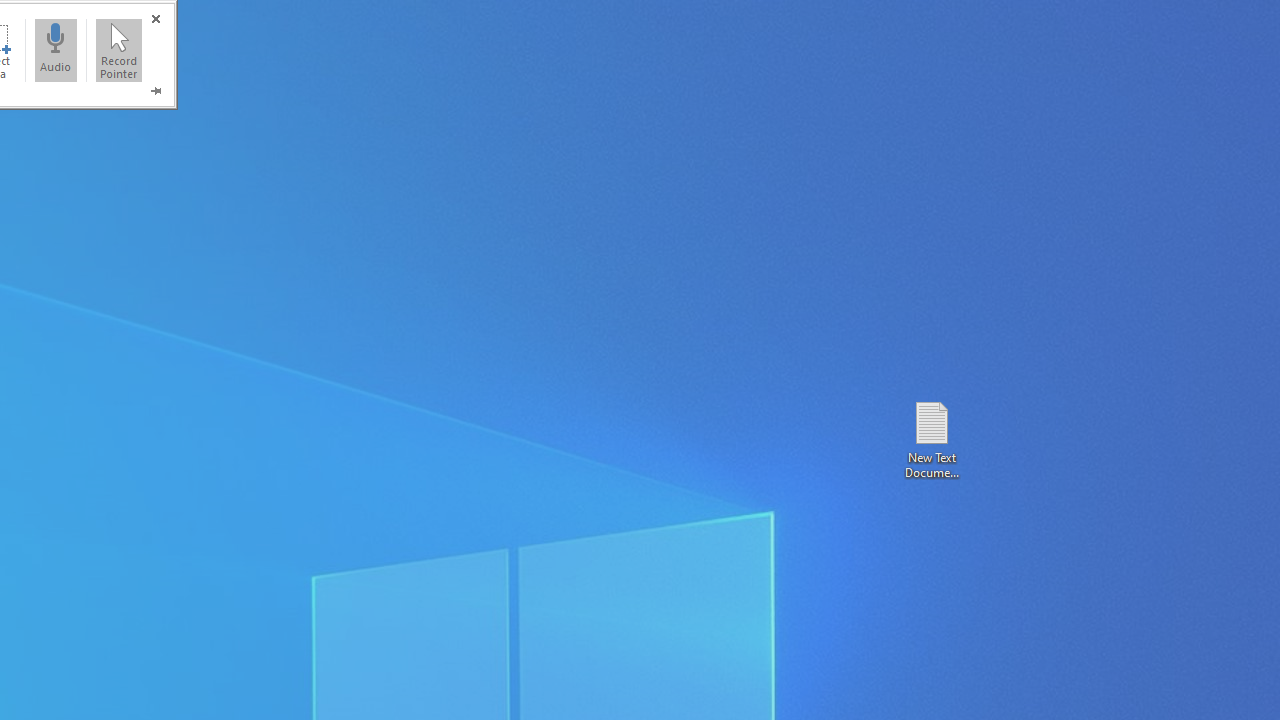 This screenshot has height=720, width=1280. What do you see at coordinates (118, 49) in the screenshot?
I see `'Record Pointer'` at bounding box center [118, 49].